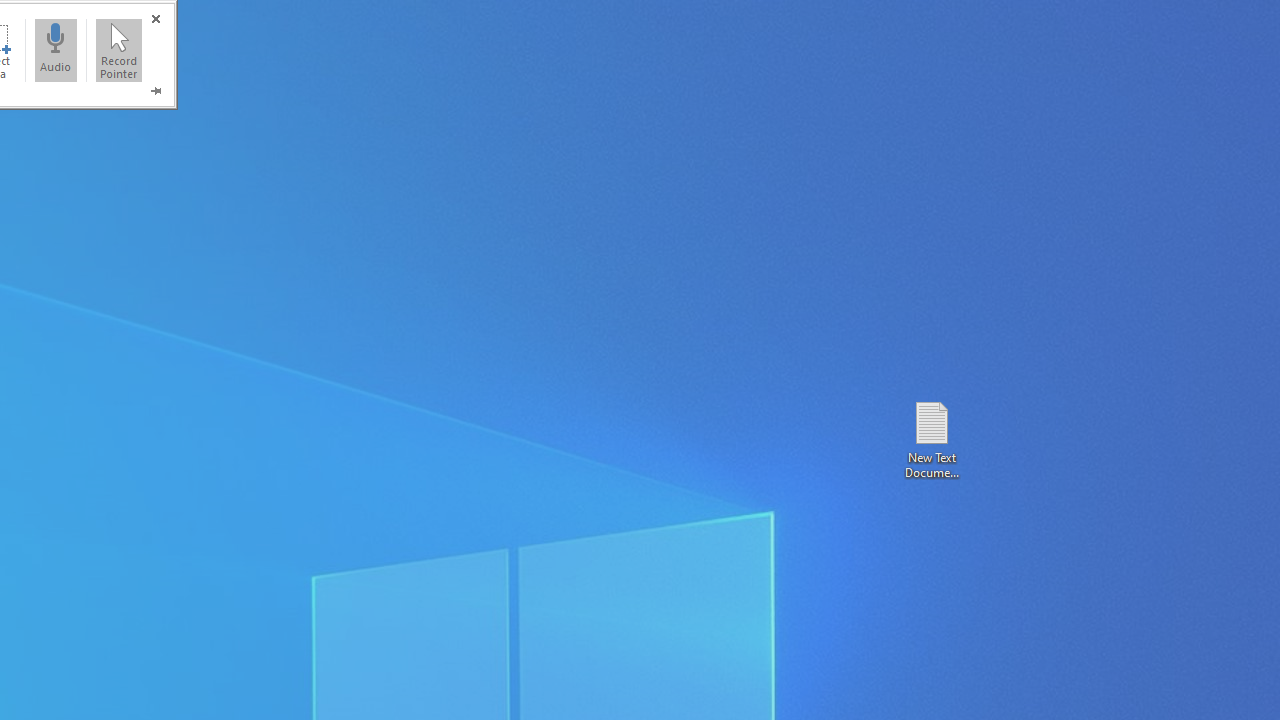 This screenshot has height=720, width=1280. What do you see at coordinates (118, 49) in the screenshot?
I see `'Record Pointer'` at bounding box center [118, 49].